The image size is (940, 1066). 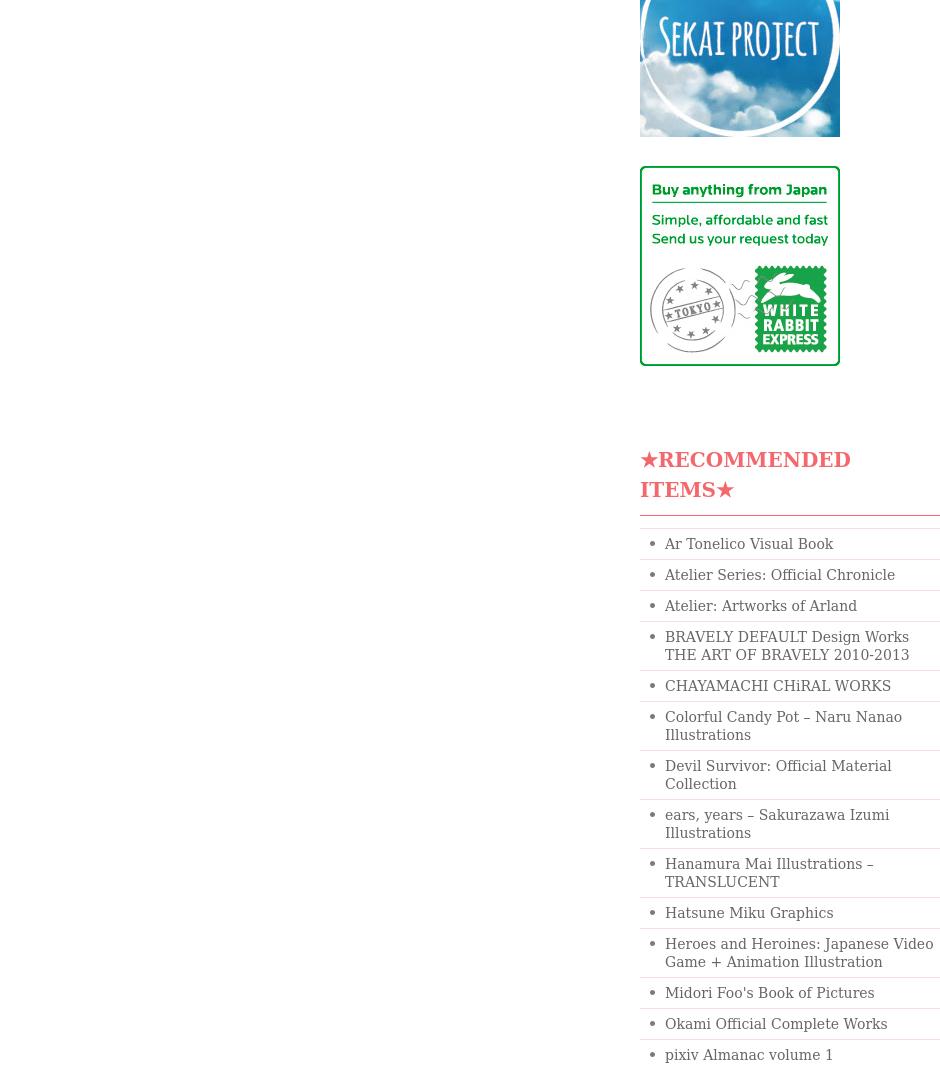 What do you see at coordinates (664, 824) in the screenshot?
I see `'ears, years – Sakurazawa Izumi Illustrations'` at bounding box center [664, 824].